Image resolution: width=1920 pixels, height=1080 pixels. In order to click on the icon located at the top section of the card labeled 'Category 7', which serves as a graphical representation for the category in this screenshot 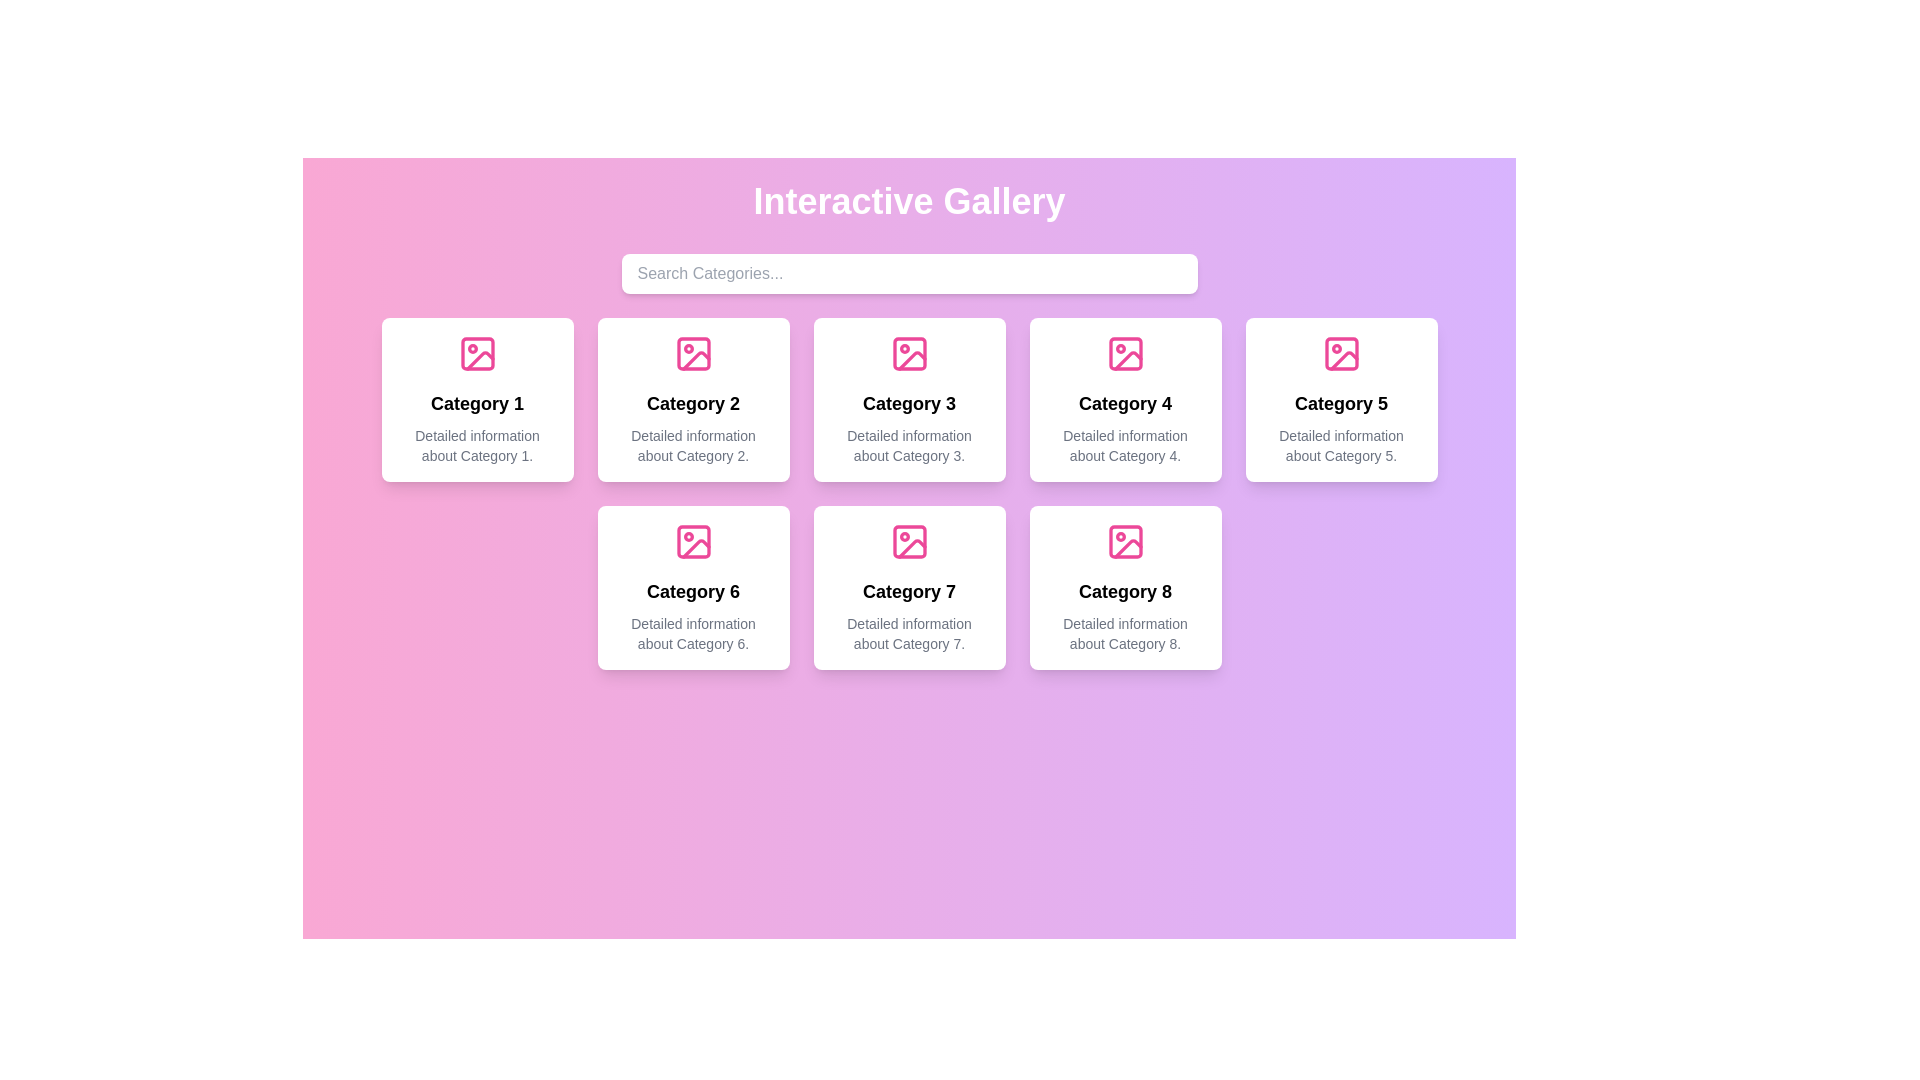, I will do `click(908, 542)`.